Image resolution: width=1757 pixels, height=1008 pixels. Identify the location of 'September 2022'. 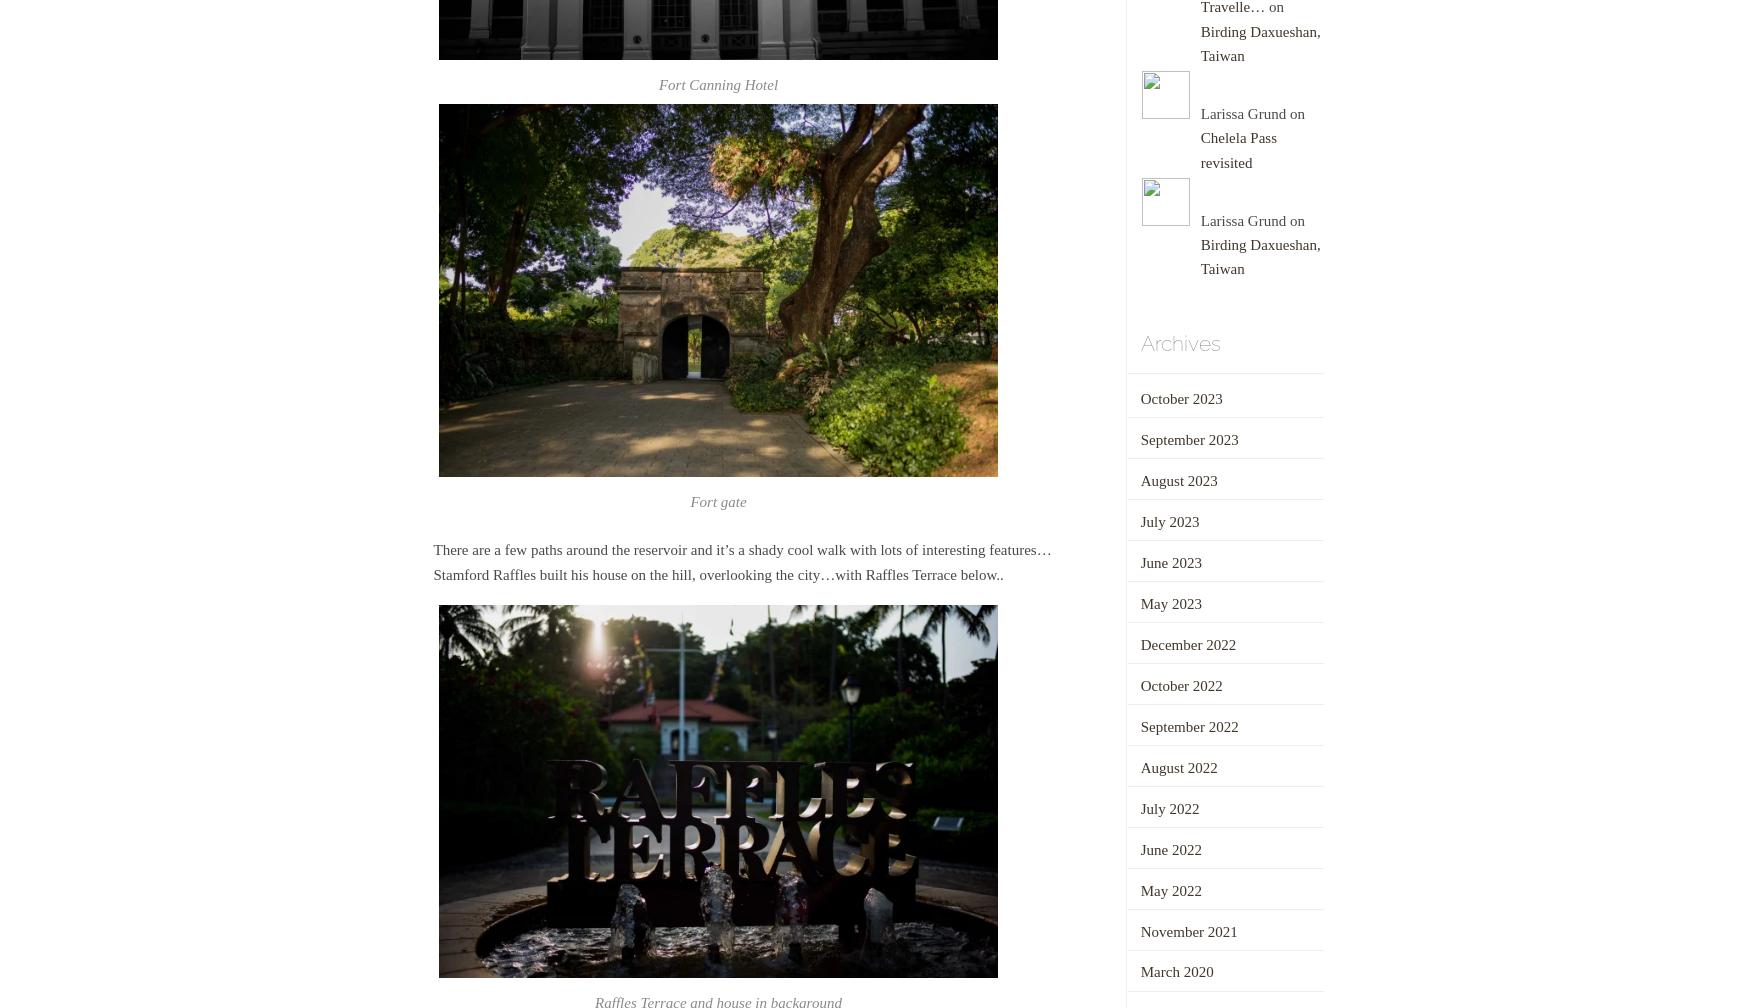
(1138, 725).